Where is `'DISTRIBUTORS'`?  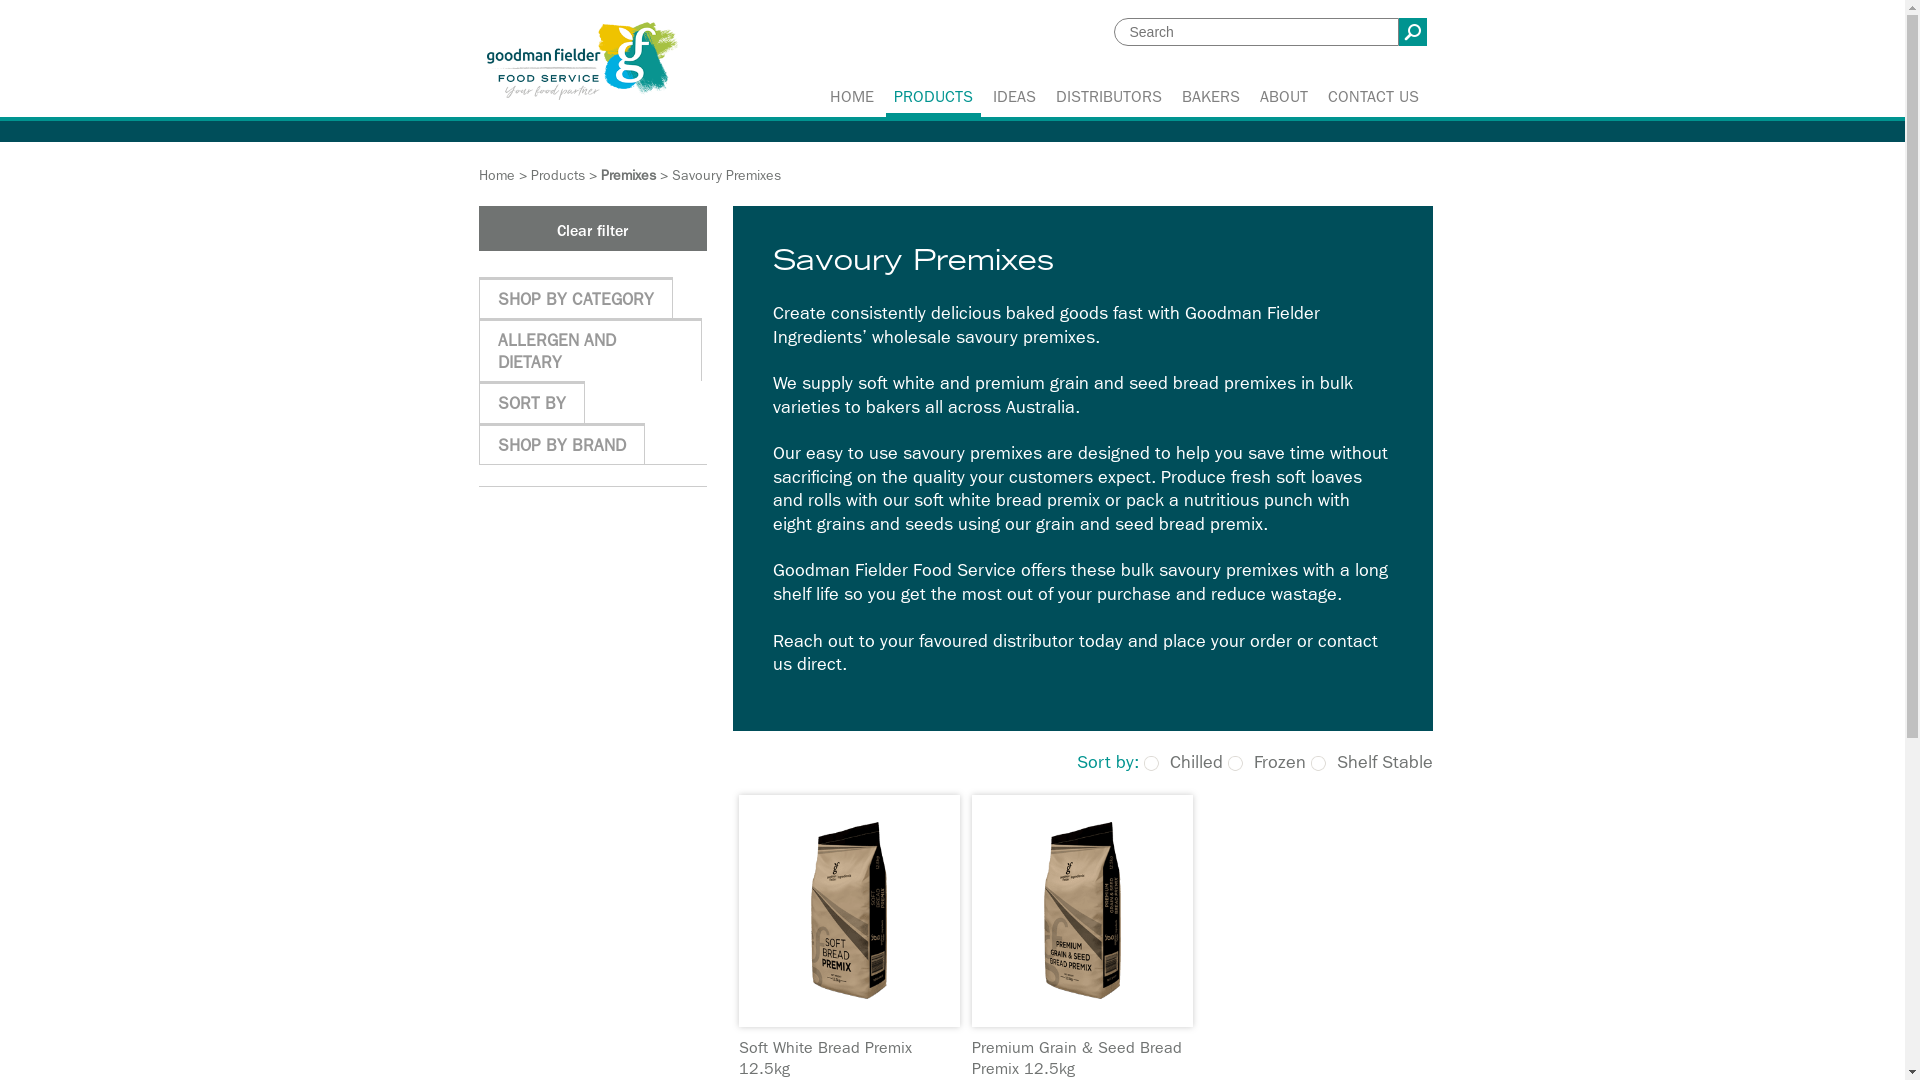 'DISTRIBUTORS' is located at coordinates (1107, 97).